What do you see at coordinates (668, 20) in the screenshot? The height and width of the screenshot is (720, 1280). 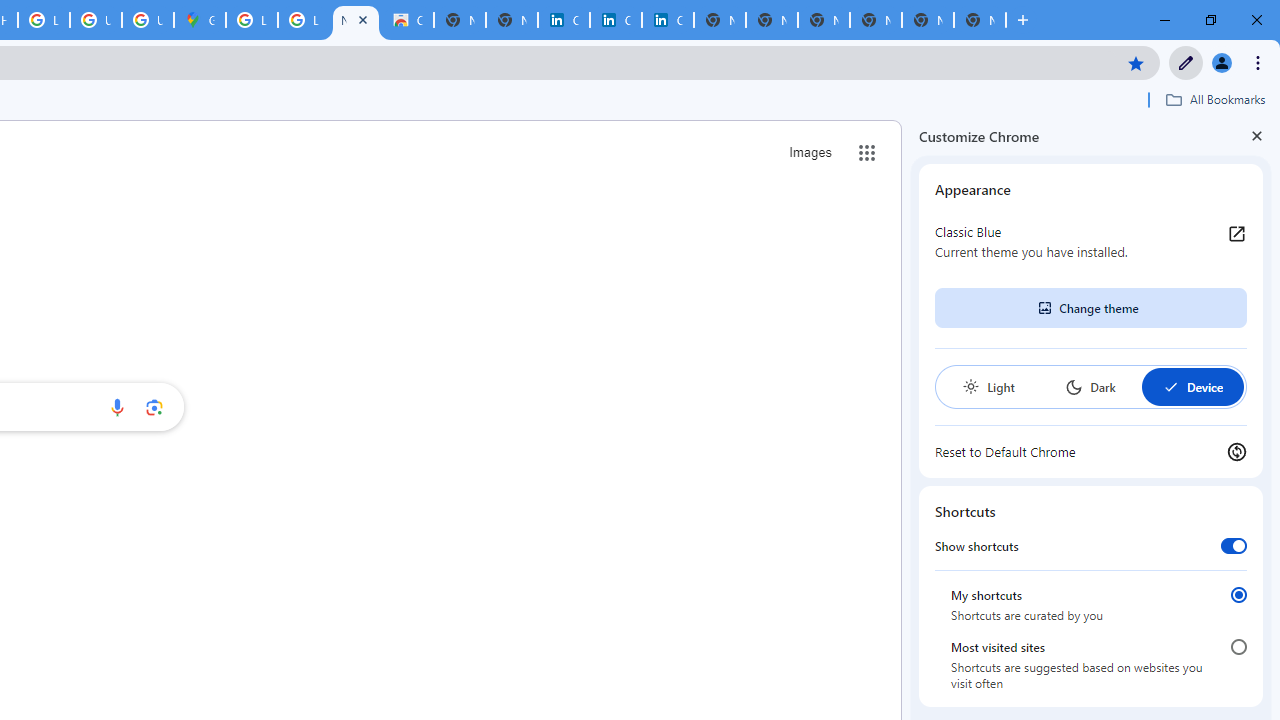 I see `'Copyright Policy'` at bounding box center [668, 20].